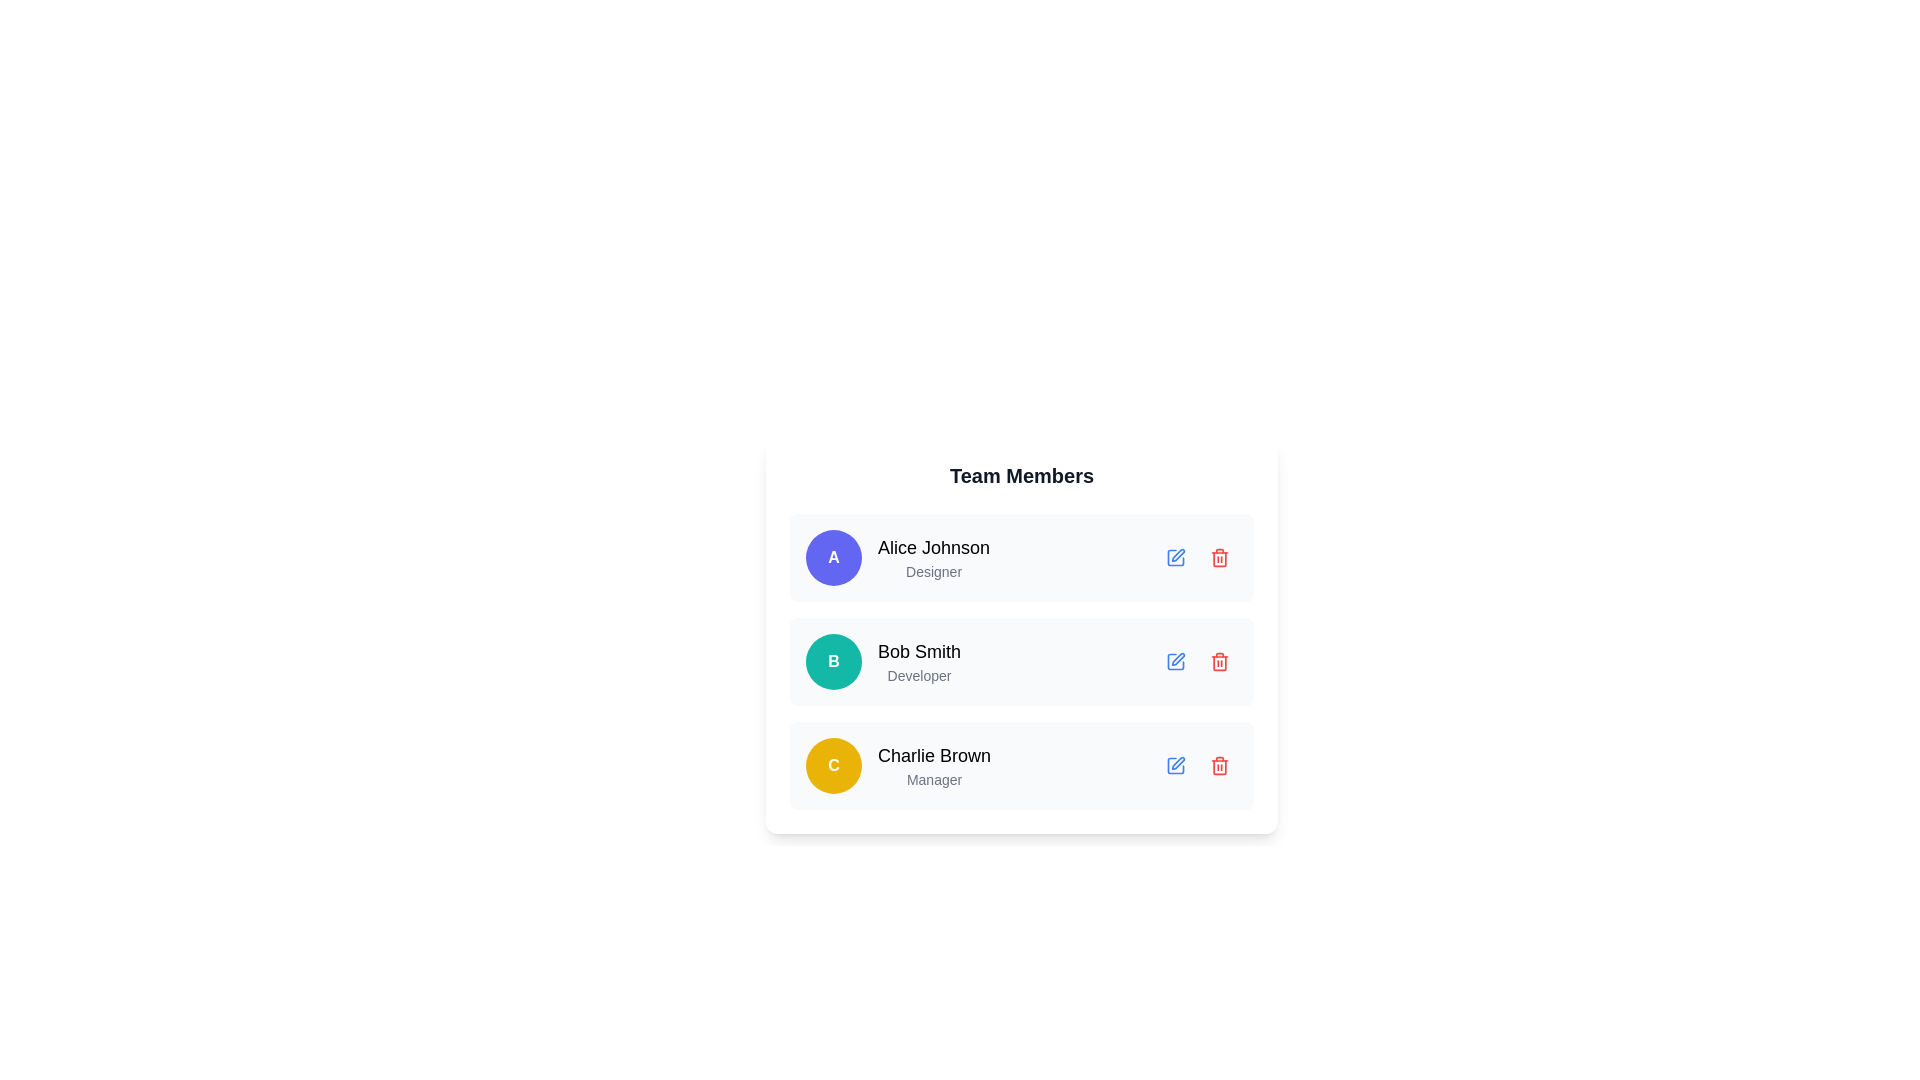 This screenshot has width=1920, height=1080. I want to click on the static text label 'Bob Smith', which identifies a team member in the list, positioned between 'Alice Johnson' and 'Charlie Brown' with a teal circular indicator on the left, so click(918, 651).